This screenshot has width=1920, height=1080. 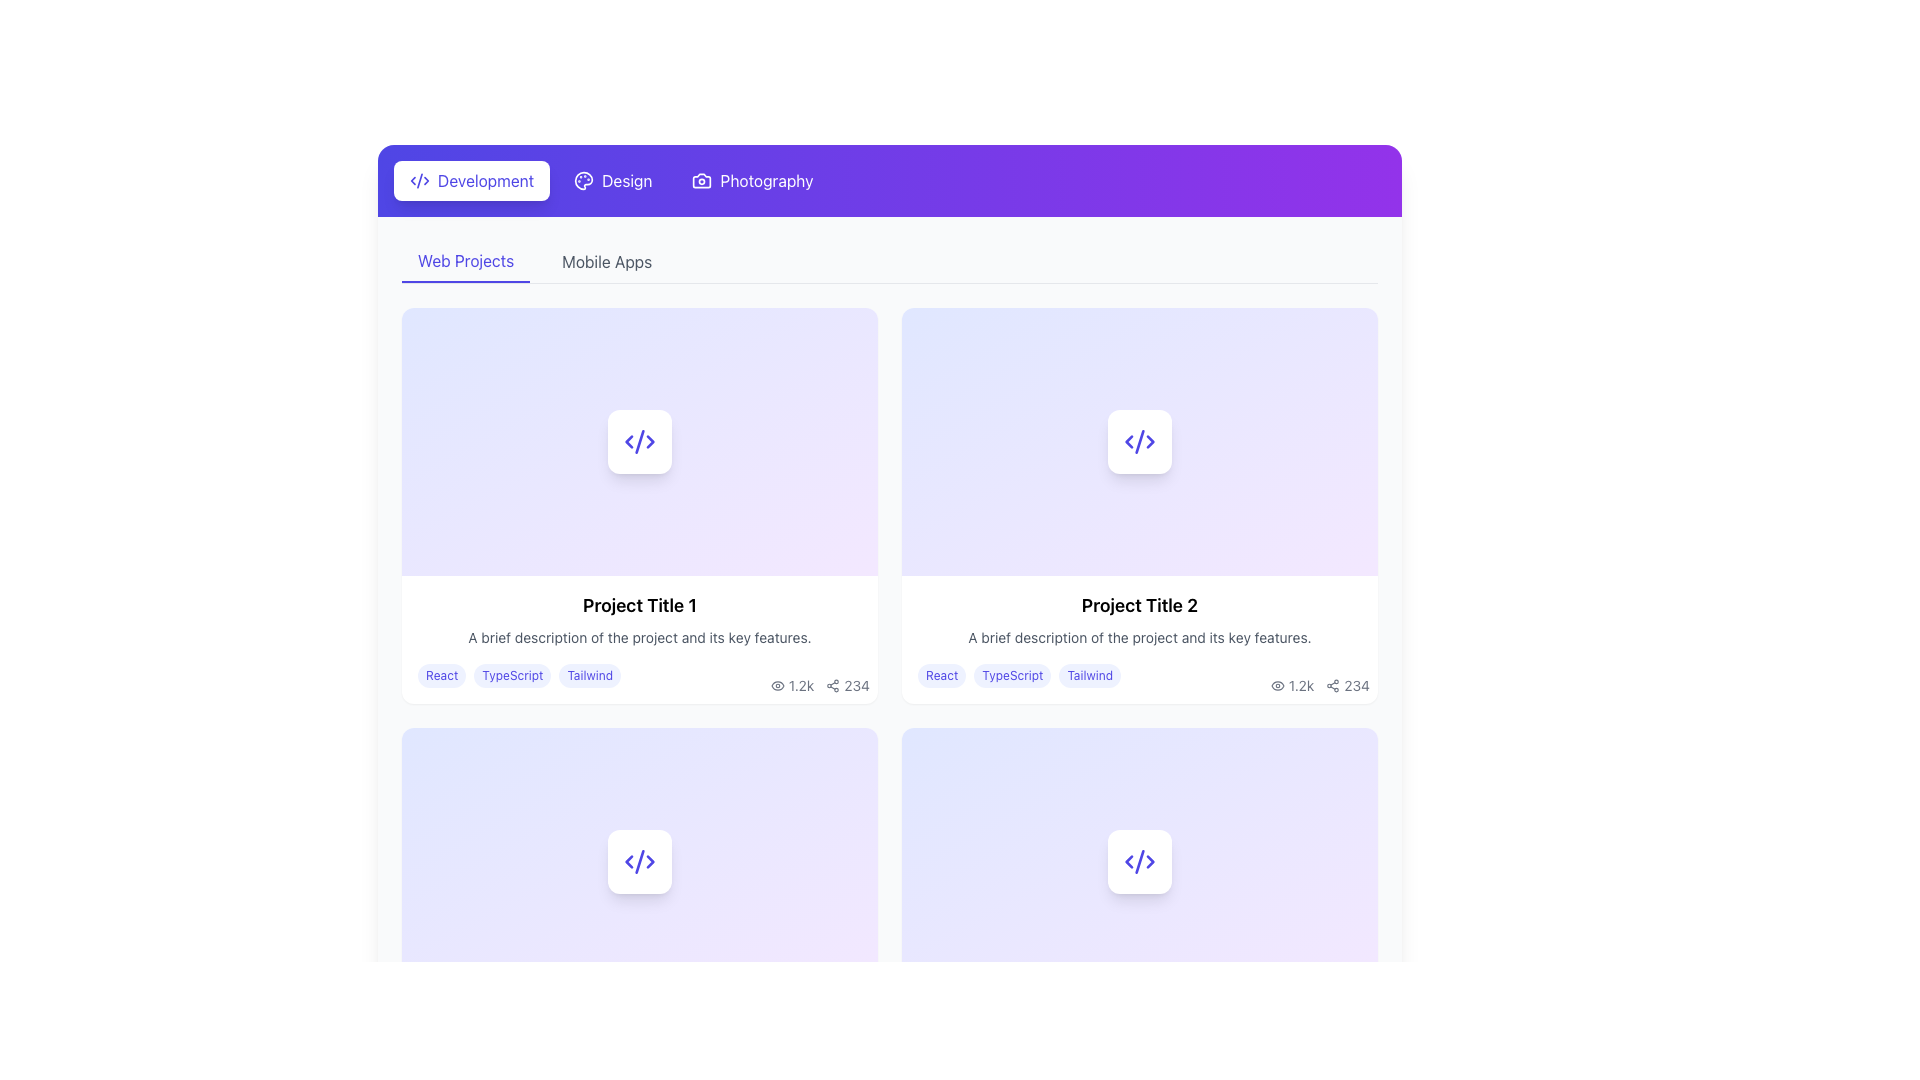 I want to click on the icon in the bottom left card of the grid, which serves as a visual indicator for XML code-related content, so click(x=1140, y=859).